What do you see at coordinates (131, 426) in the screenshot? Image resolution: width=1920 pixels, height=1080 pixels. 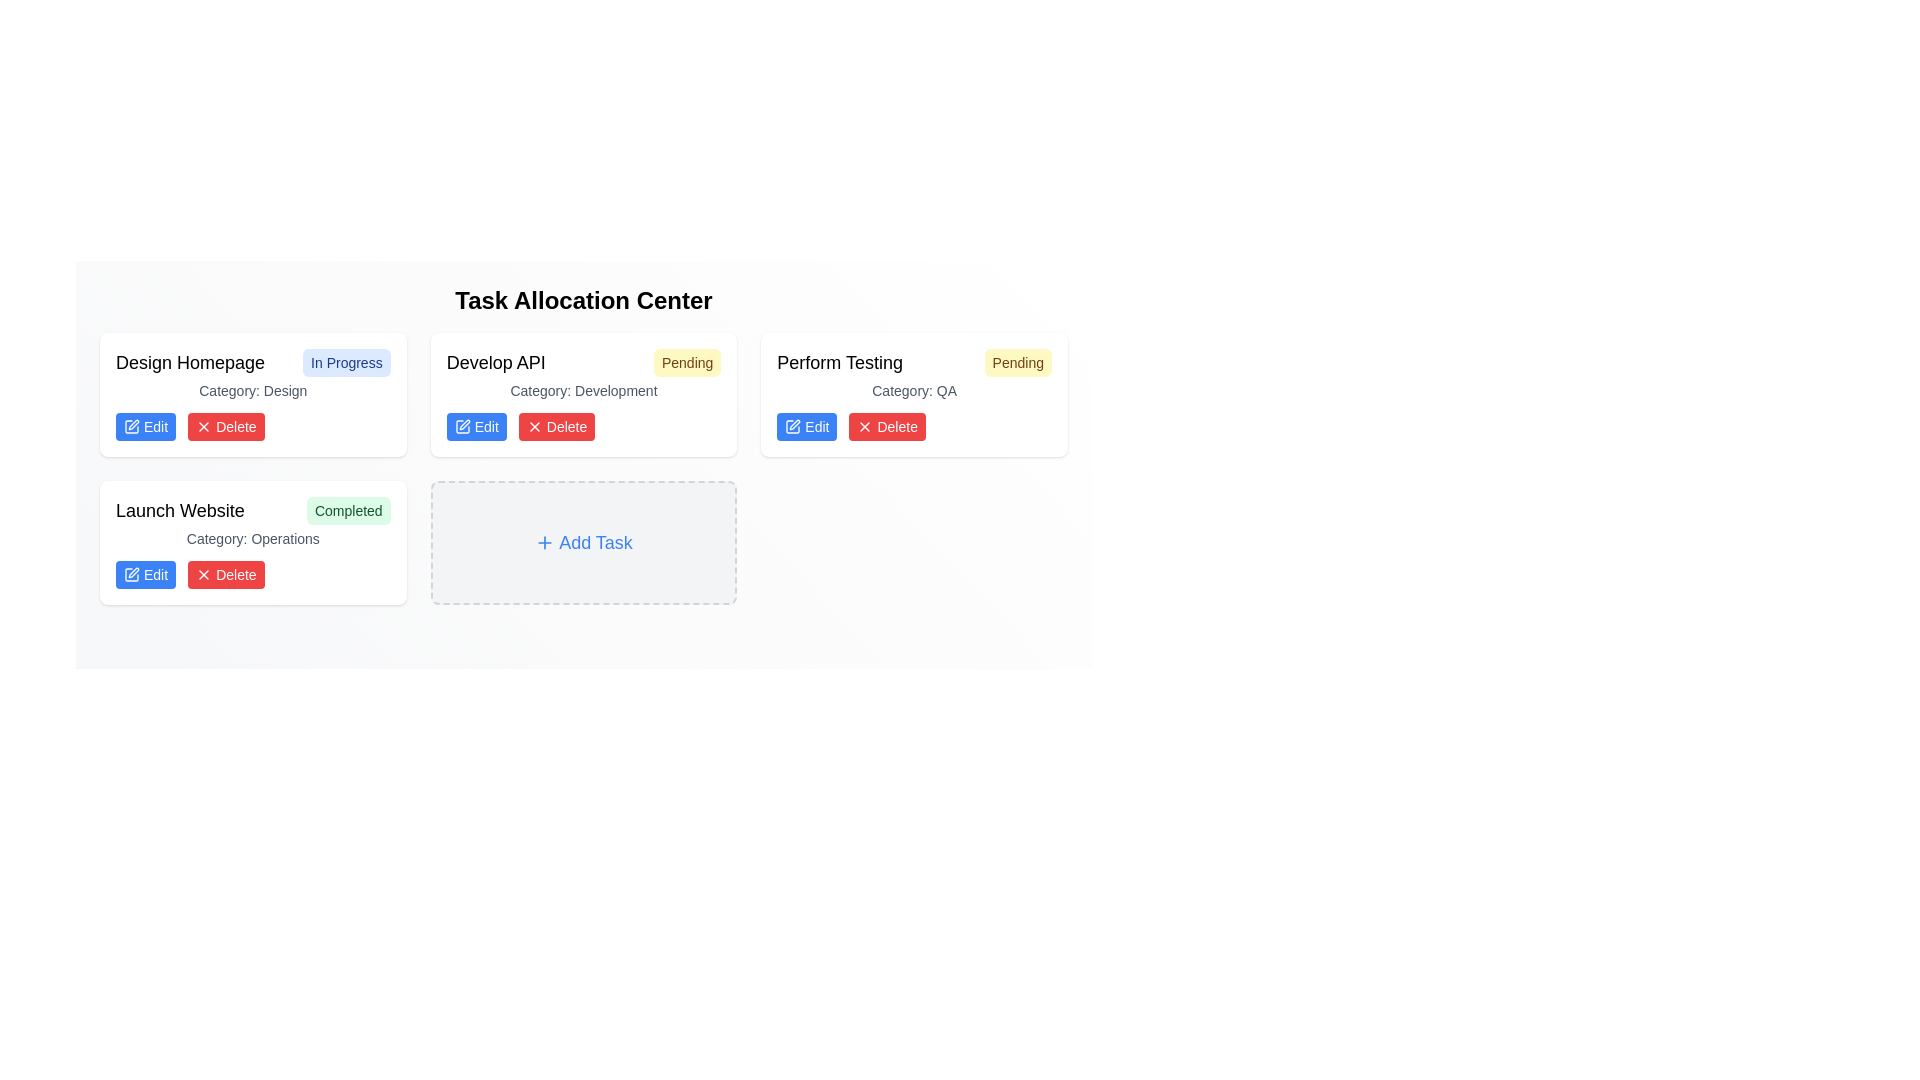 I see `the edit icon located within the blue 'Edit' button at the bottom left corner of the 'Design Homepage' card in the Task Allocation Center interface to initiate an edit action` at bounding box center [131, 426].